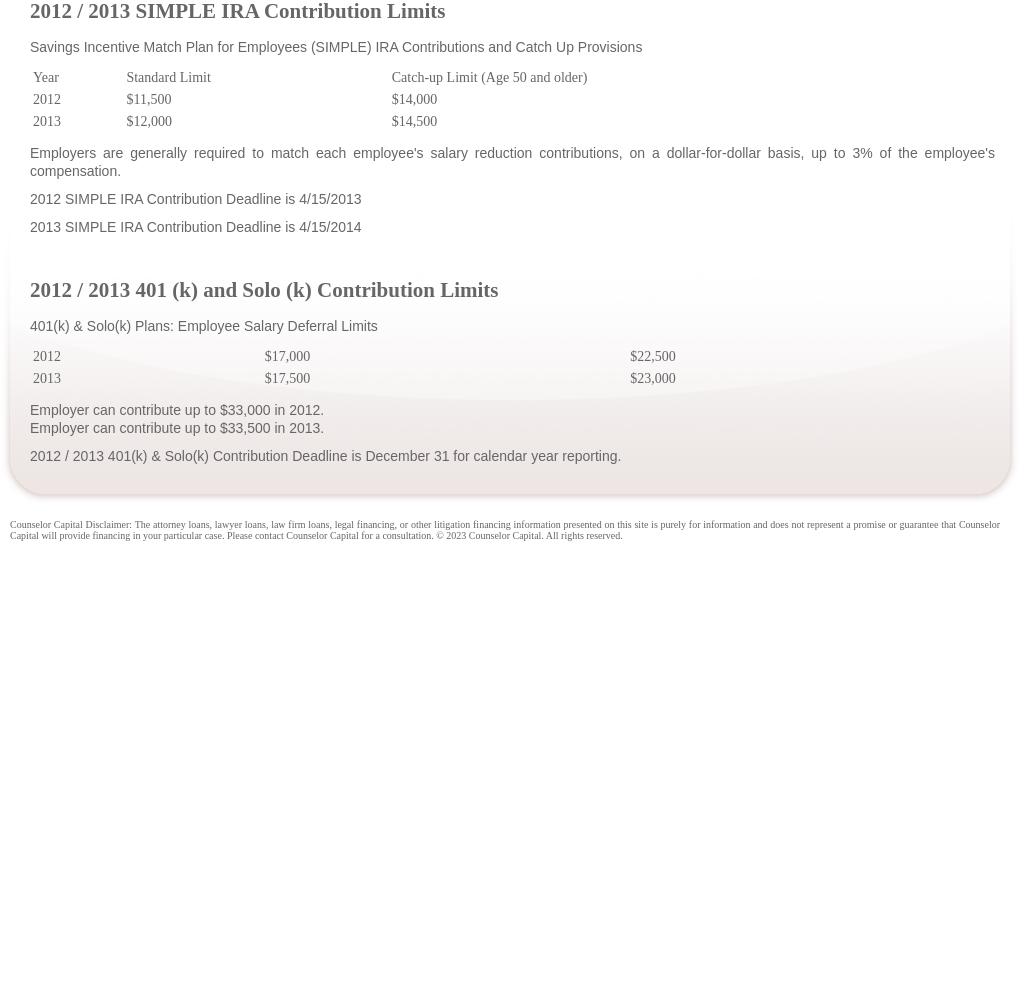 The height and width of the screenshot is (1000, 1025). What do you see at coordinates (30, 409) in the screenshot?
I see `'Employer can contribute up to $33,000 in 2012.'` at bounding box center [30, 409].